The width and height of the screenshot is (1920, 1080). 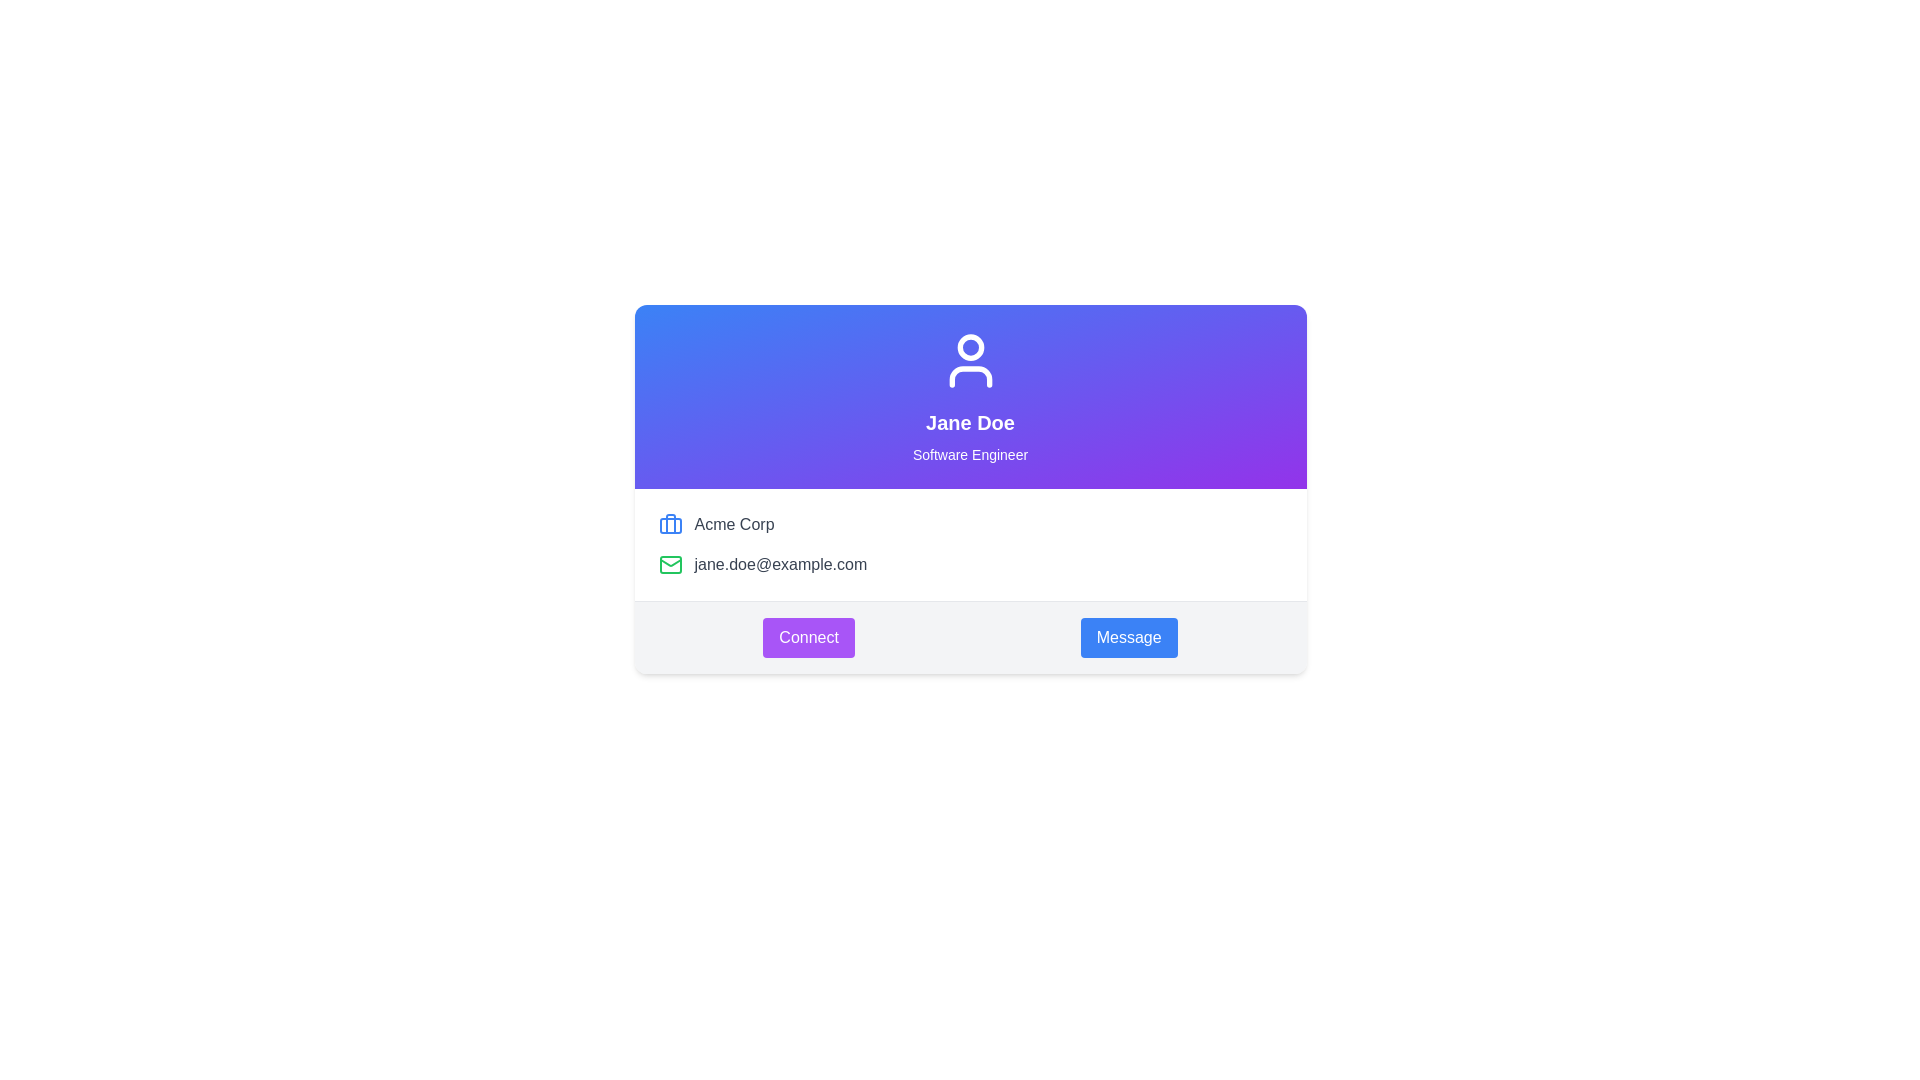 I want to click on the email icon located to the left of the email text 'jane.doe@example.com' at the bottom of the user profile card, above the 'Connect' and 'Message' buttons, so click(x=670, y=564).